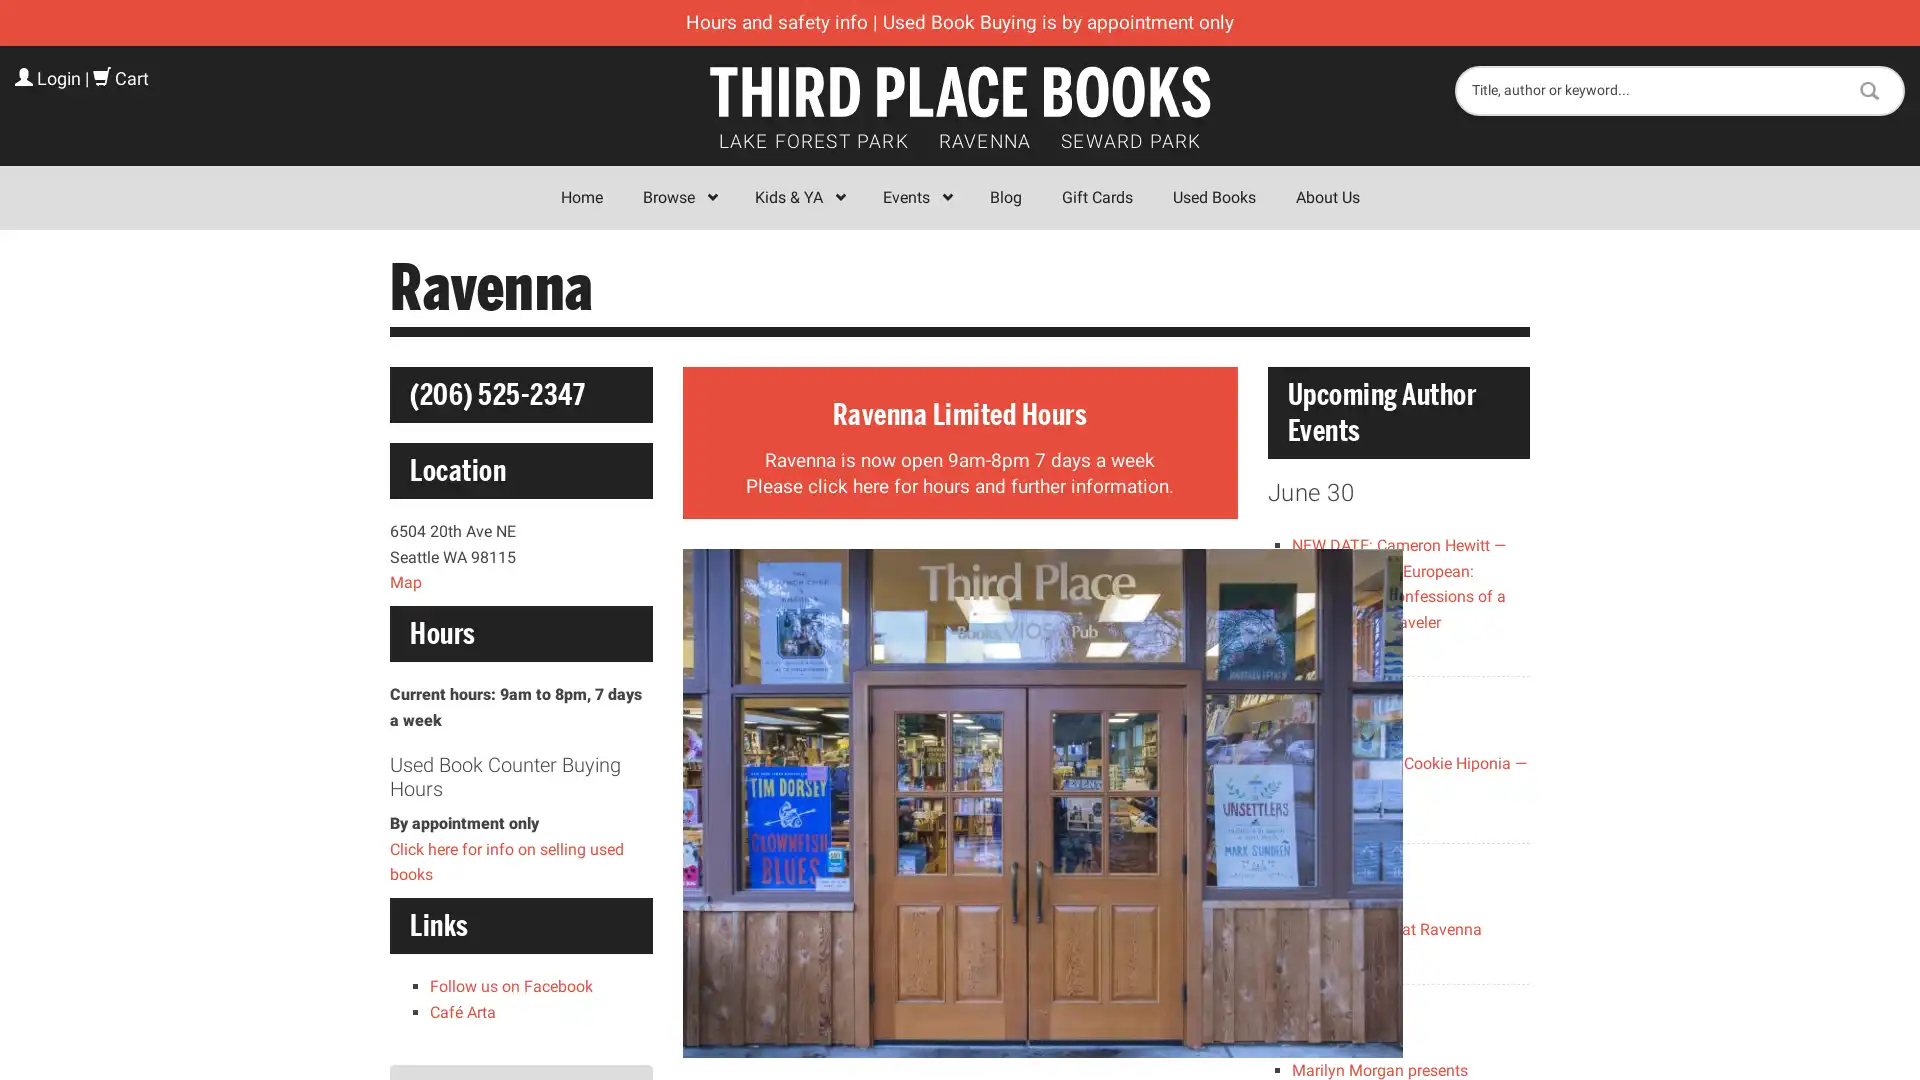 This screenshot has height=1080, width=1920. What do you see at coordinates (960, 744) in the screenshot?
I see `Sign Up!` at bounding box center [960, 744].